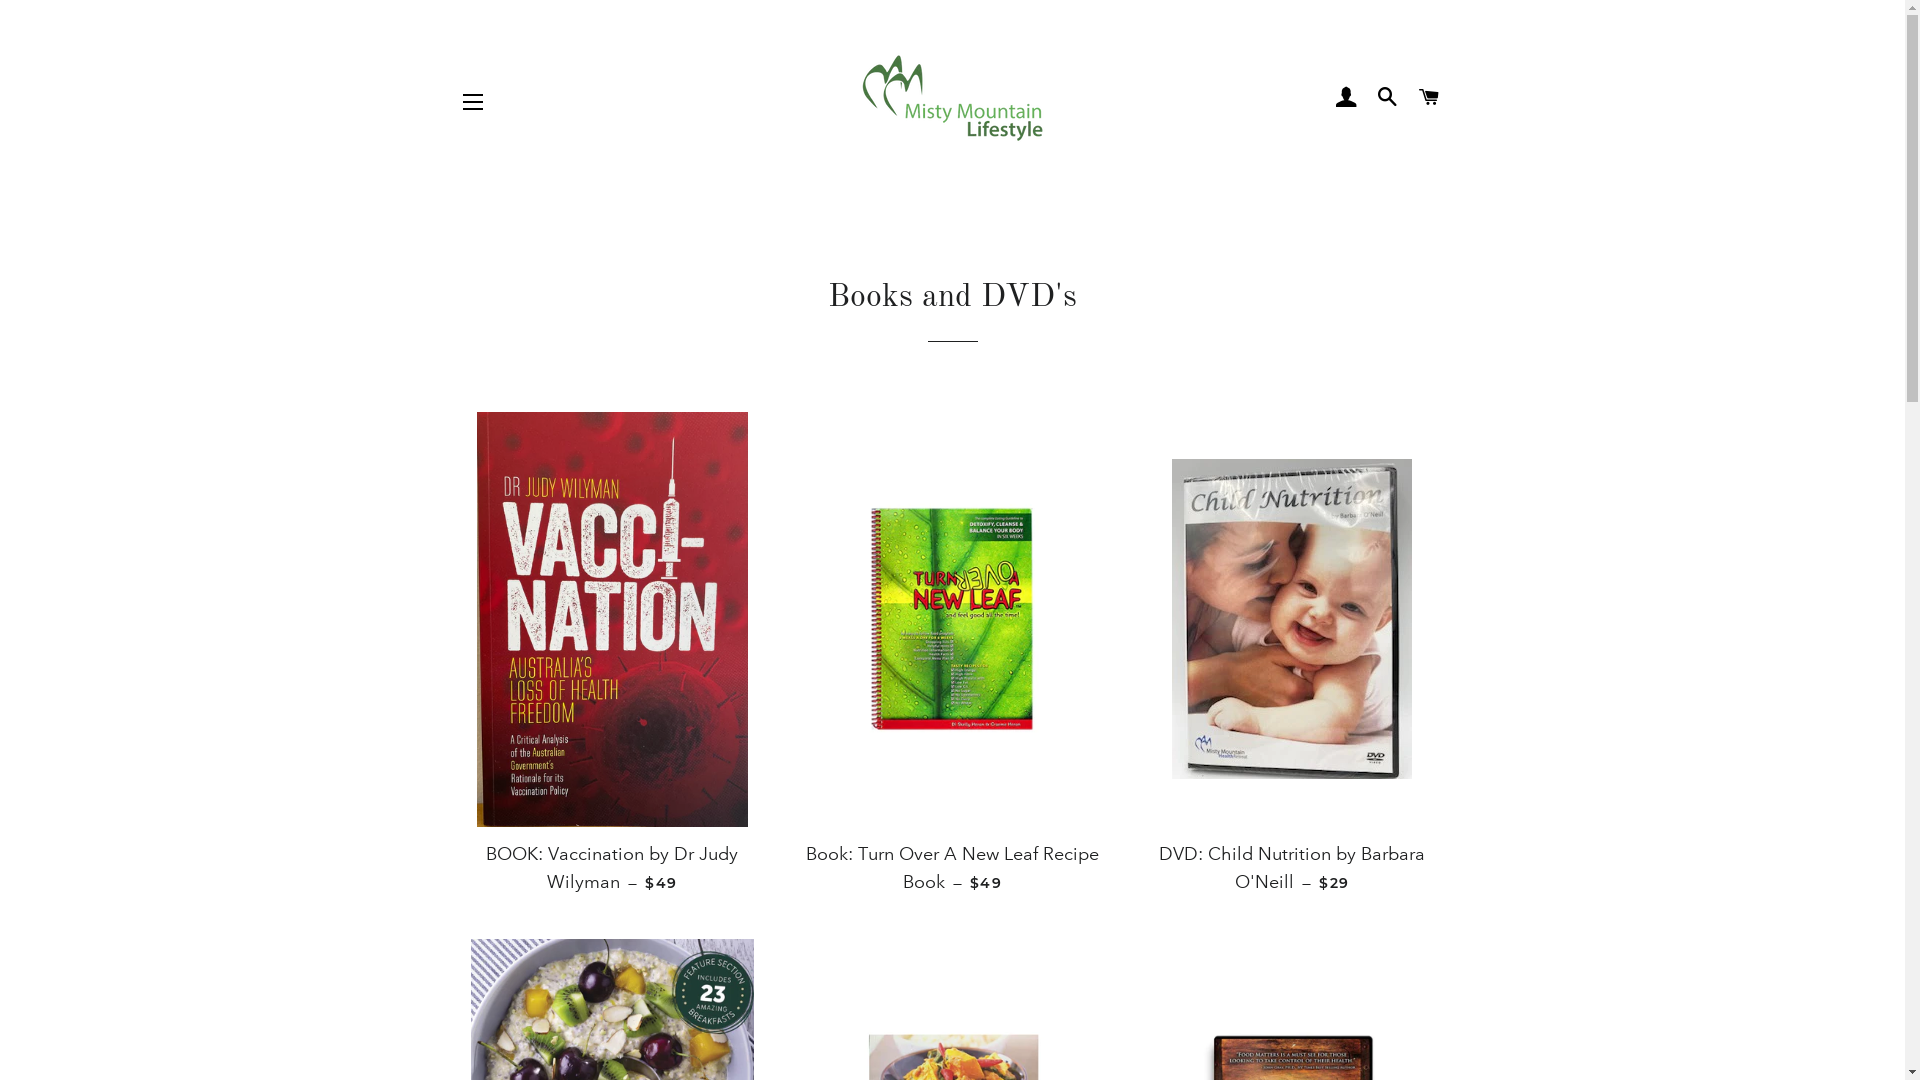 The width and height of the screenshot is (1920, 1080). I want to click on 'SITE NAVIGATION', so click(472, 101).